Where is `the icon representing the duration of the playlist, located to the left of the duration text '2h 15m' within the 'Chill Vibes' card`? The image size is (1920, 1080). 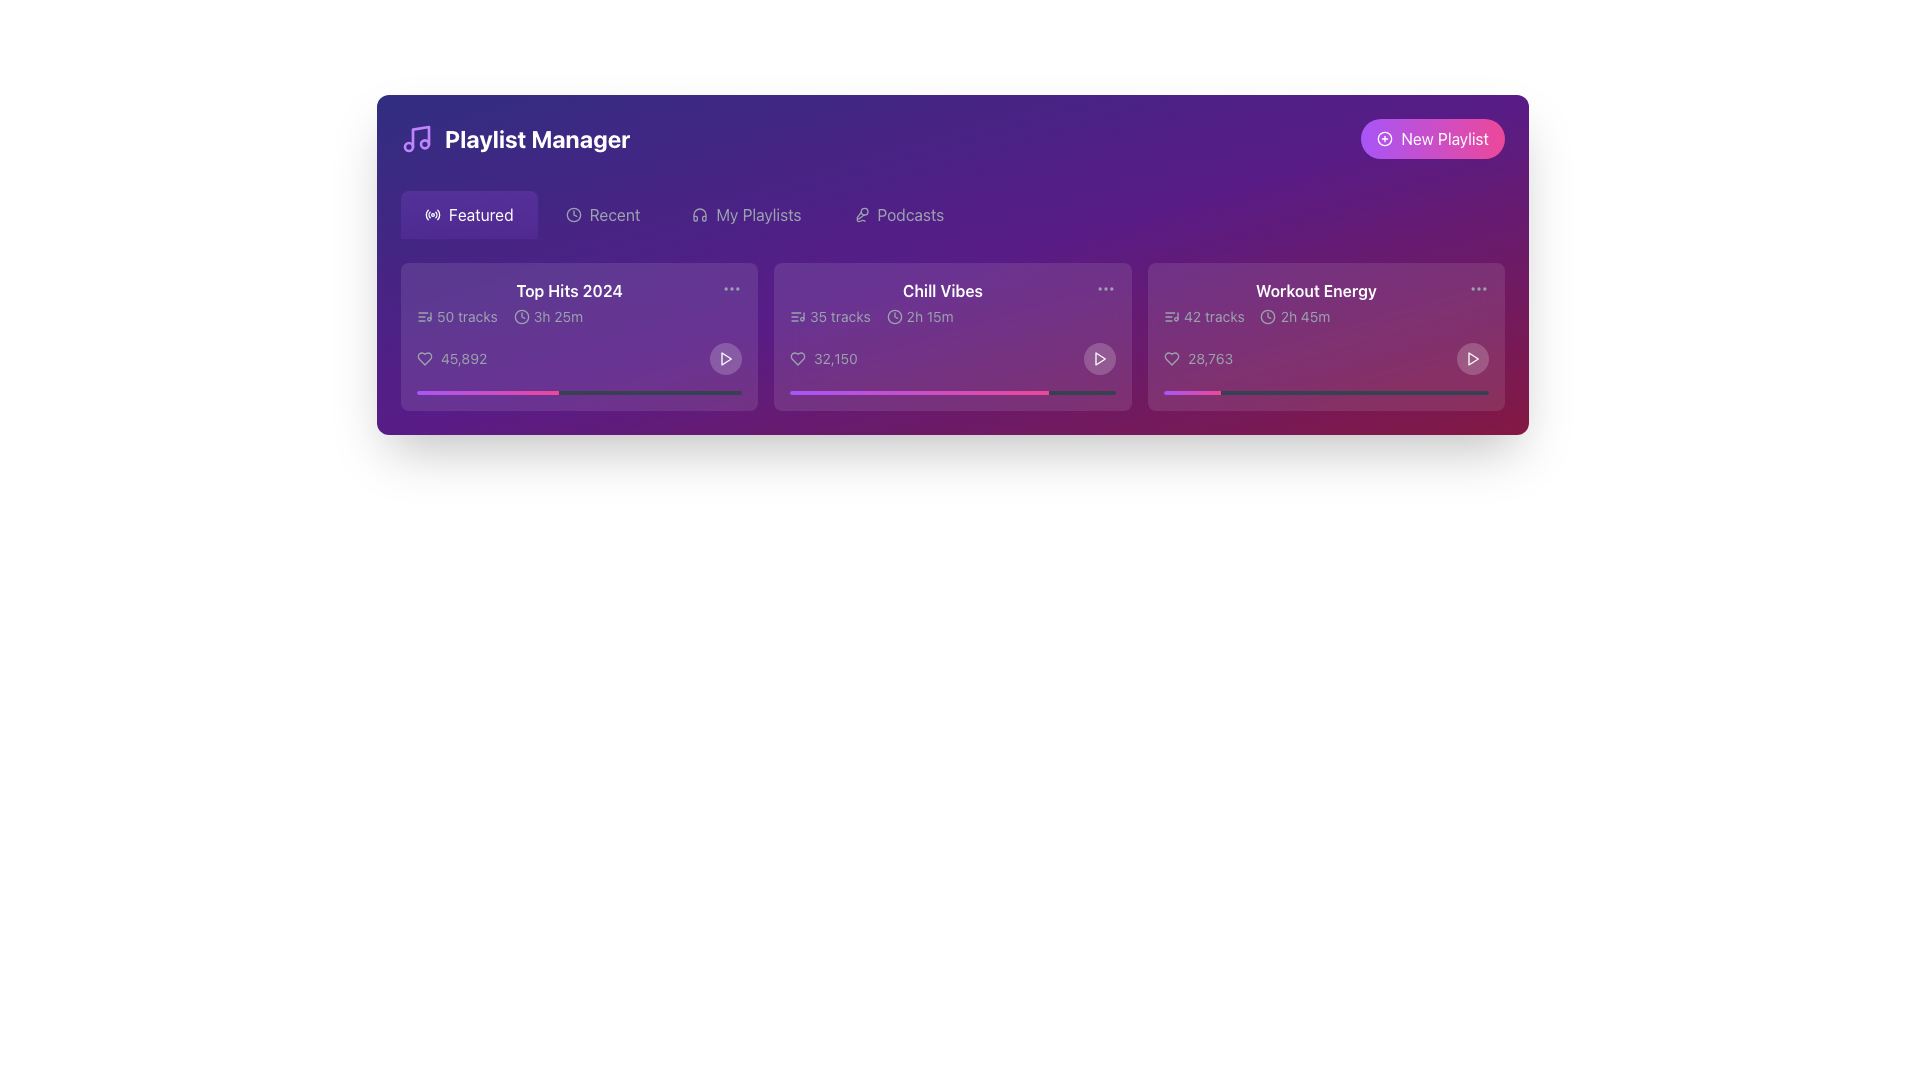 the icon representing the duration of the playlist, located to the left of the duration text '2h 15m' within the 'Chill Vibes' card is located at coordinates (893, 315).